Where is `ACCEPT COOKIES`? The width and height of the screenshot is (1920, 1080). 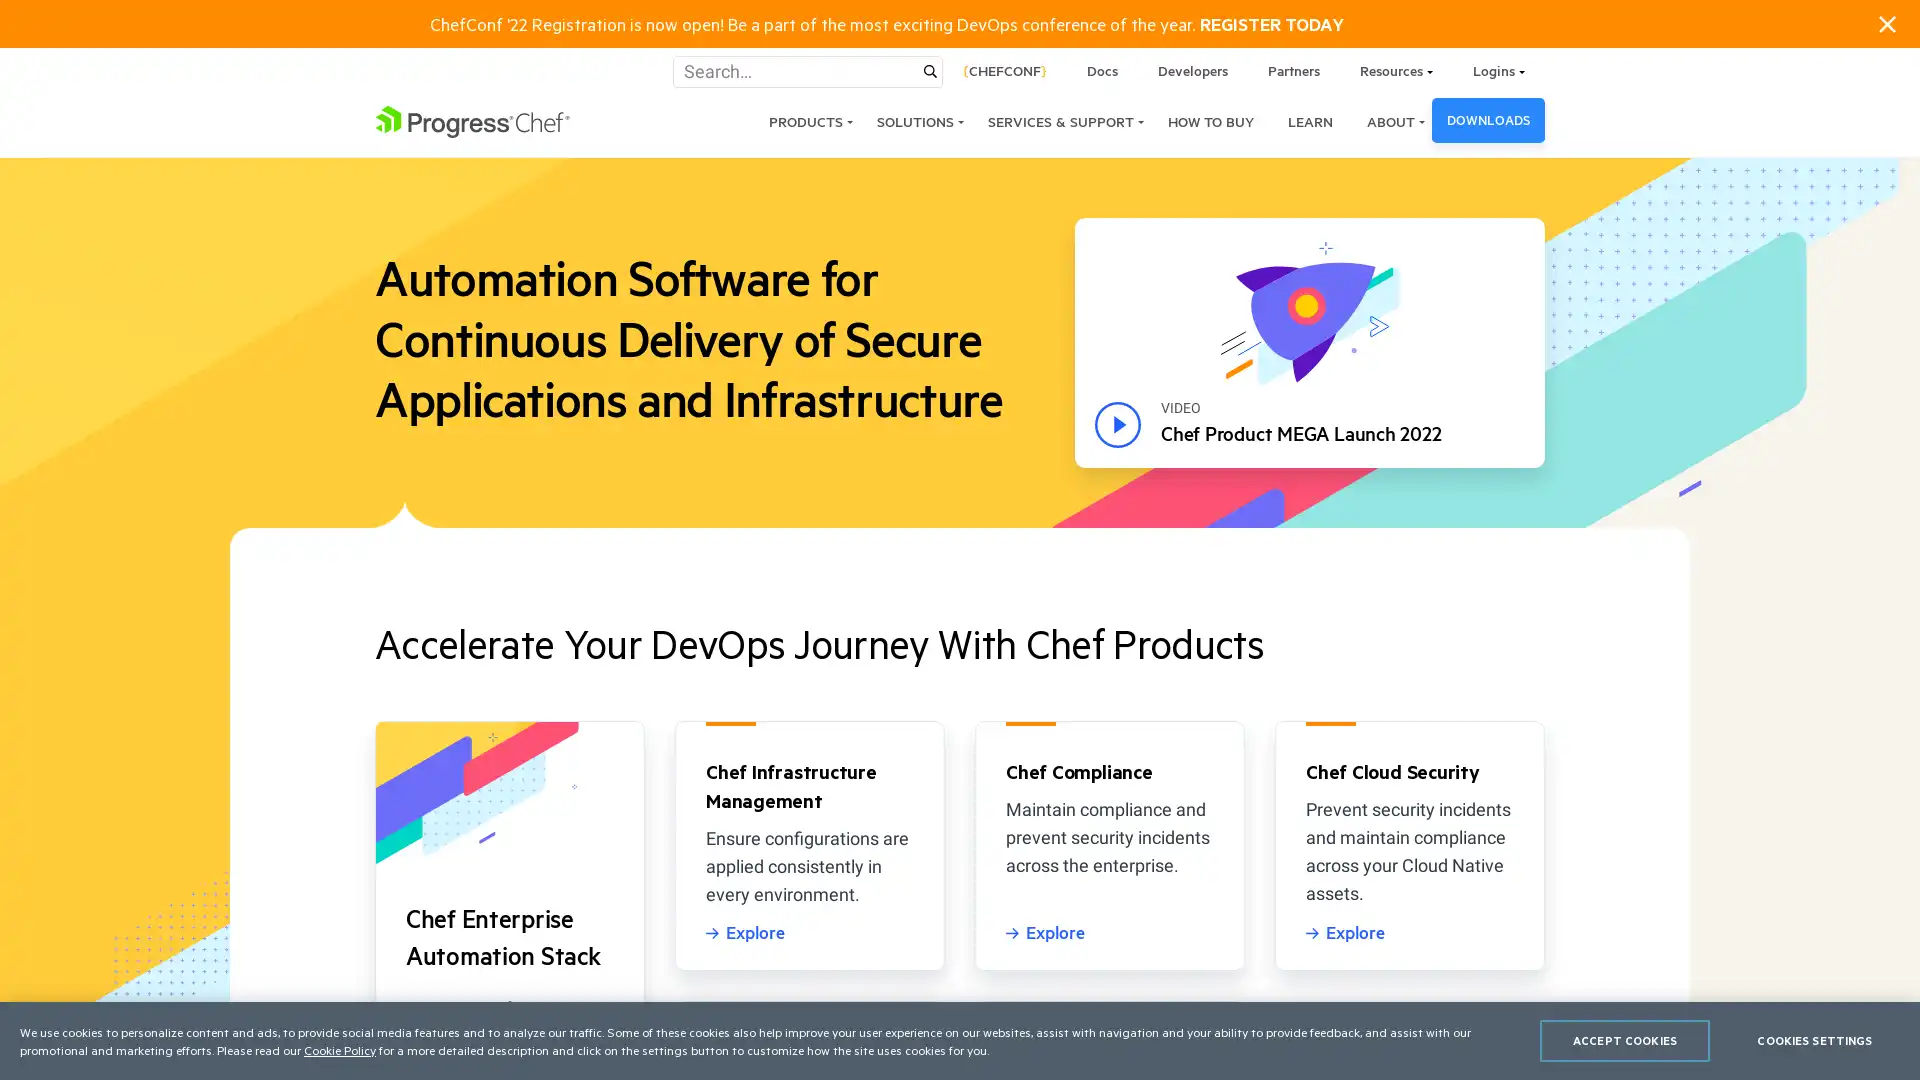 ACCEPT COOKIES is located at coordinates (1625, 1040).